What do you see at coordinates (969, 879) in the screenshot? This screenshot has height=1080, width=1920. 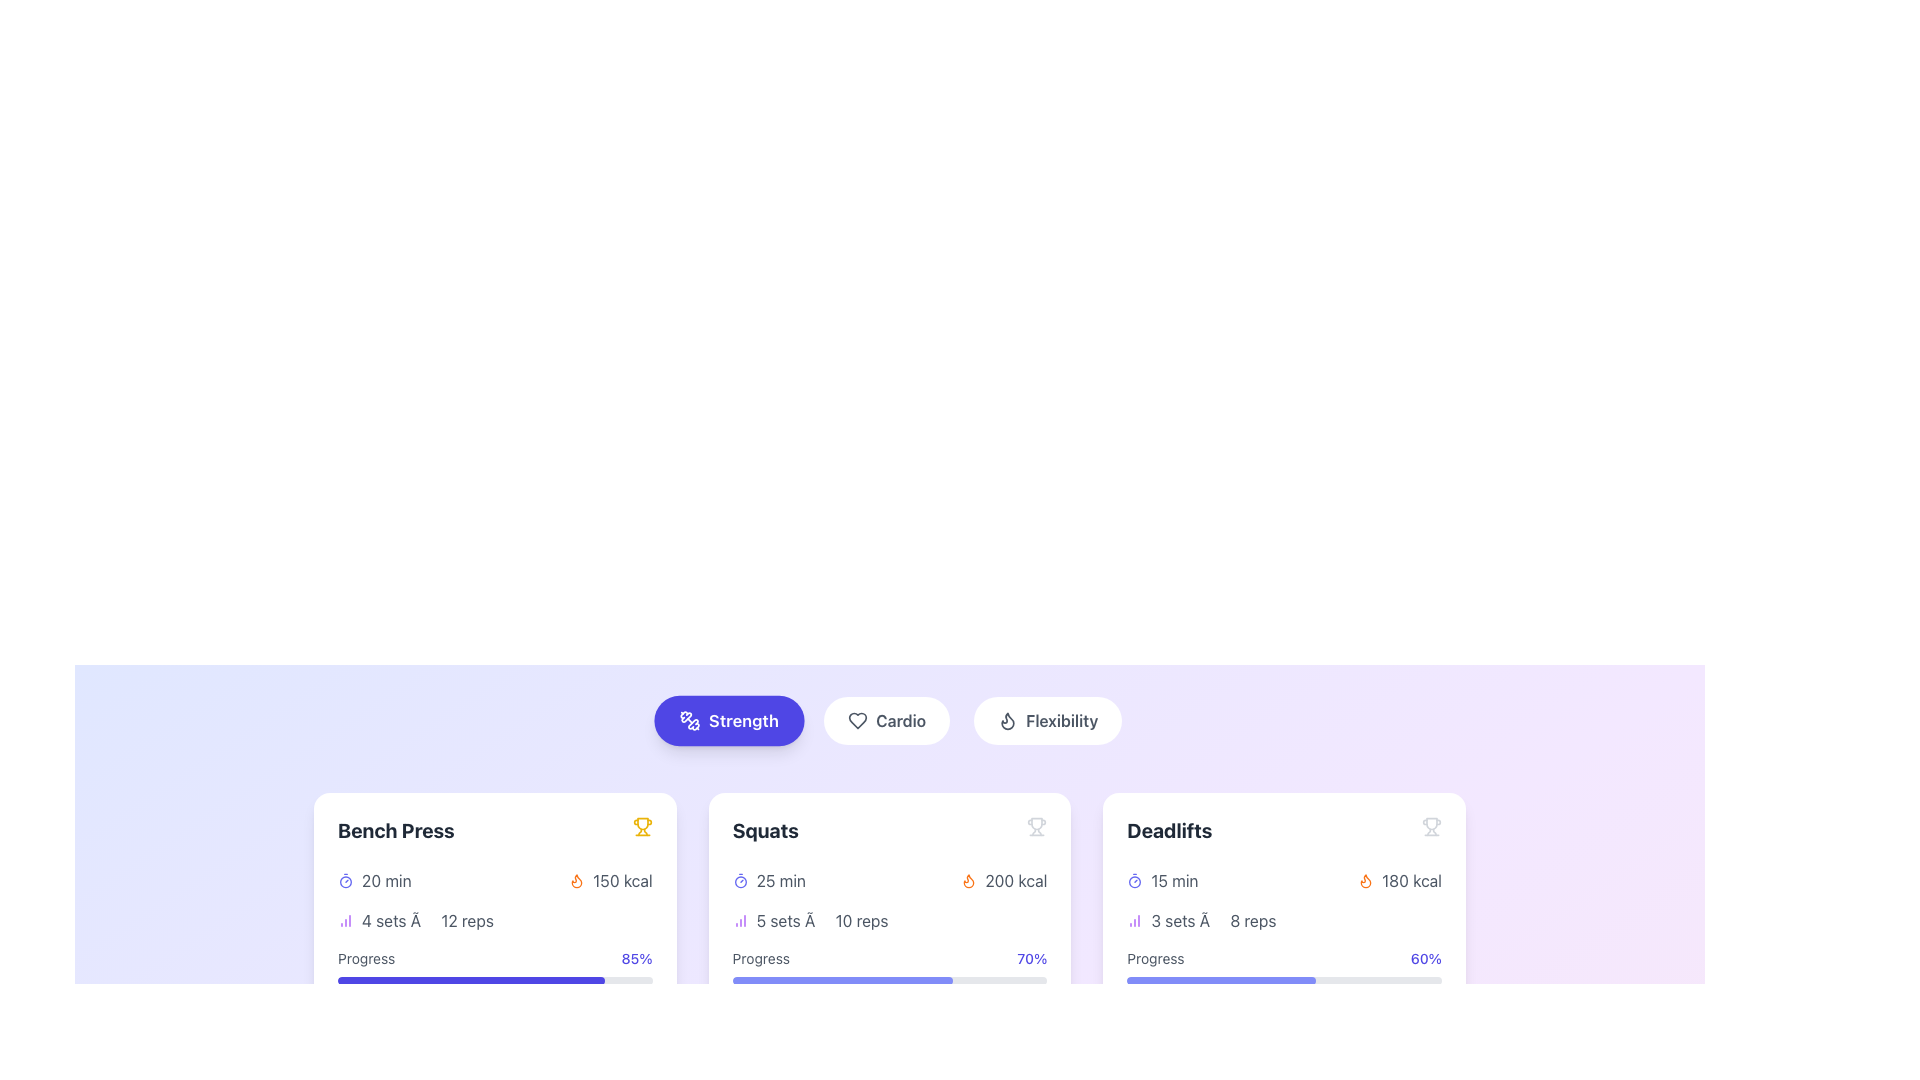 I see `the icon representing calories burned, which is positioned to the left of the '200 kcal' text within the workout card for 'Squats'` at bounding box center [969, 879].